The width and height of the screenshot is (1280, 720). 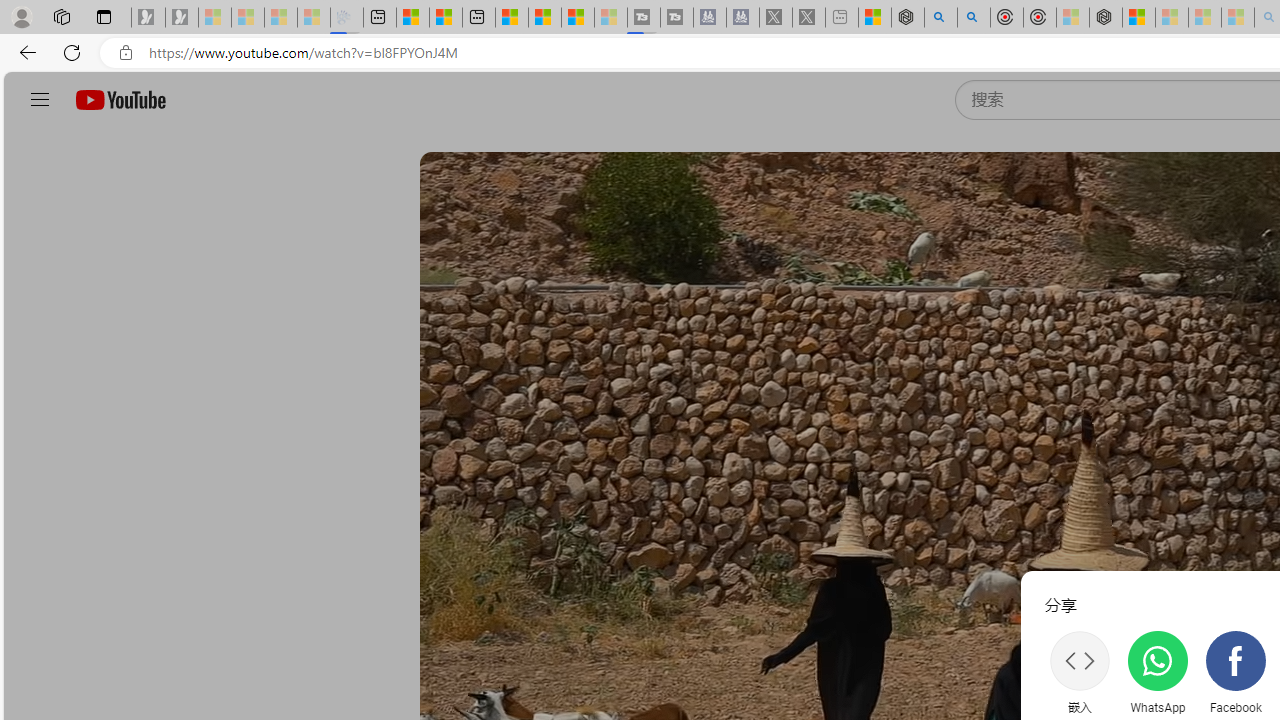 What do you see at coordinates (182, 17) in the screenshot?
I see `'Newsletter Sign Up - Sleeping'` at bounding box center [182, 17].